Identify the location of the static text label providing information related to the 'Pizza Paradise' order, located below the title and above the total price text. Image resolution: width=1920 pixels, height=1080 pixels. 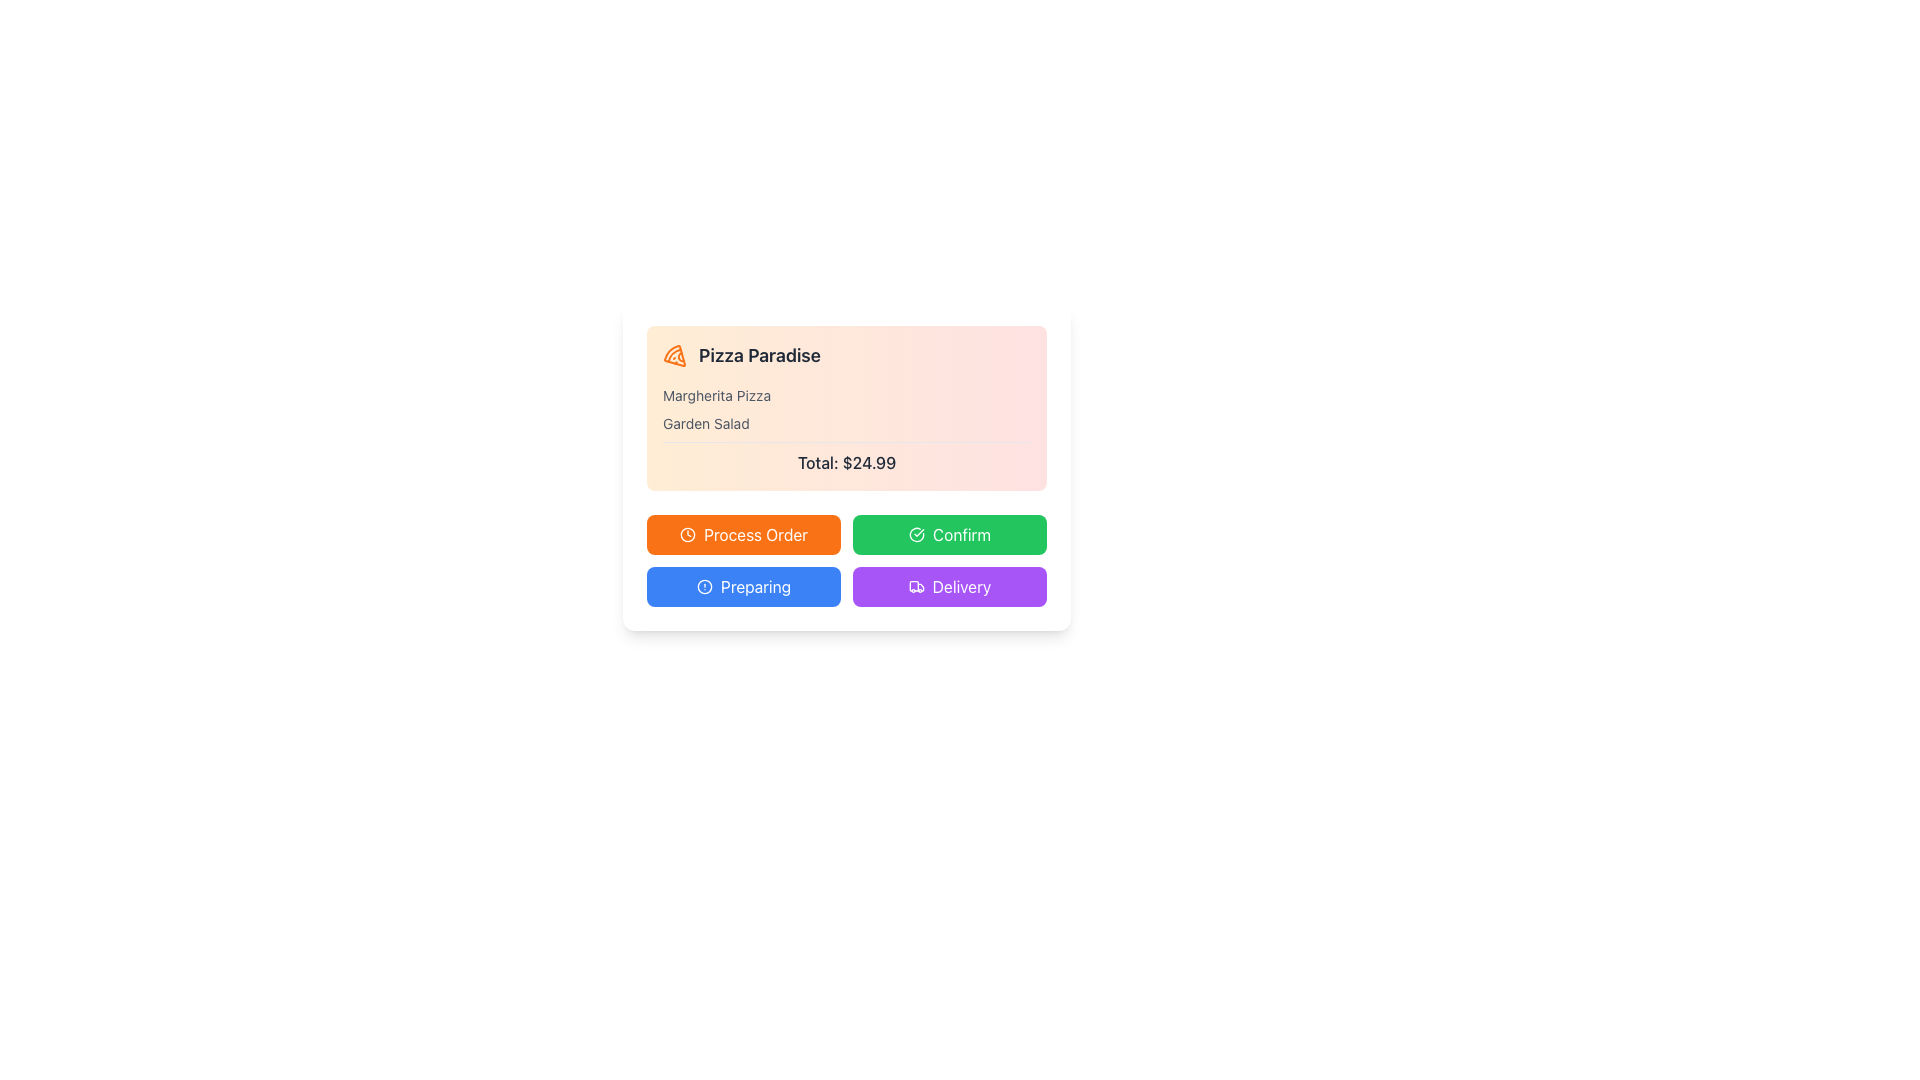
(706, 423).